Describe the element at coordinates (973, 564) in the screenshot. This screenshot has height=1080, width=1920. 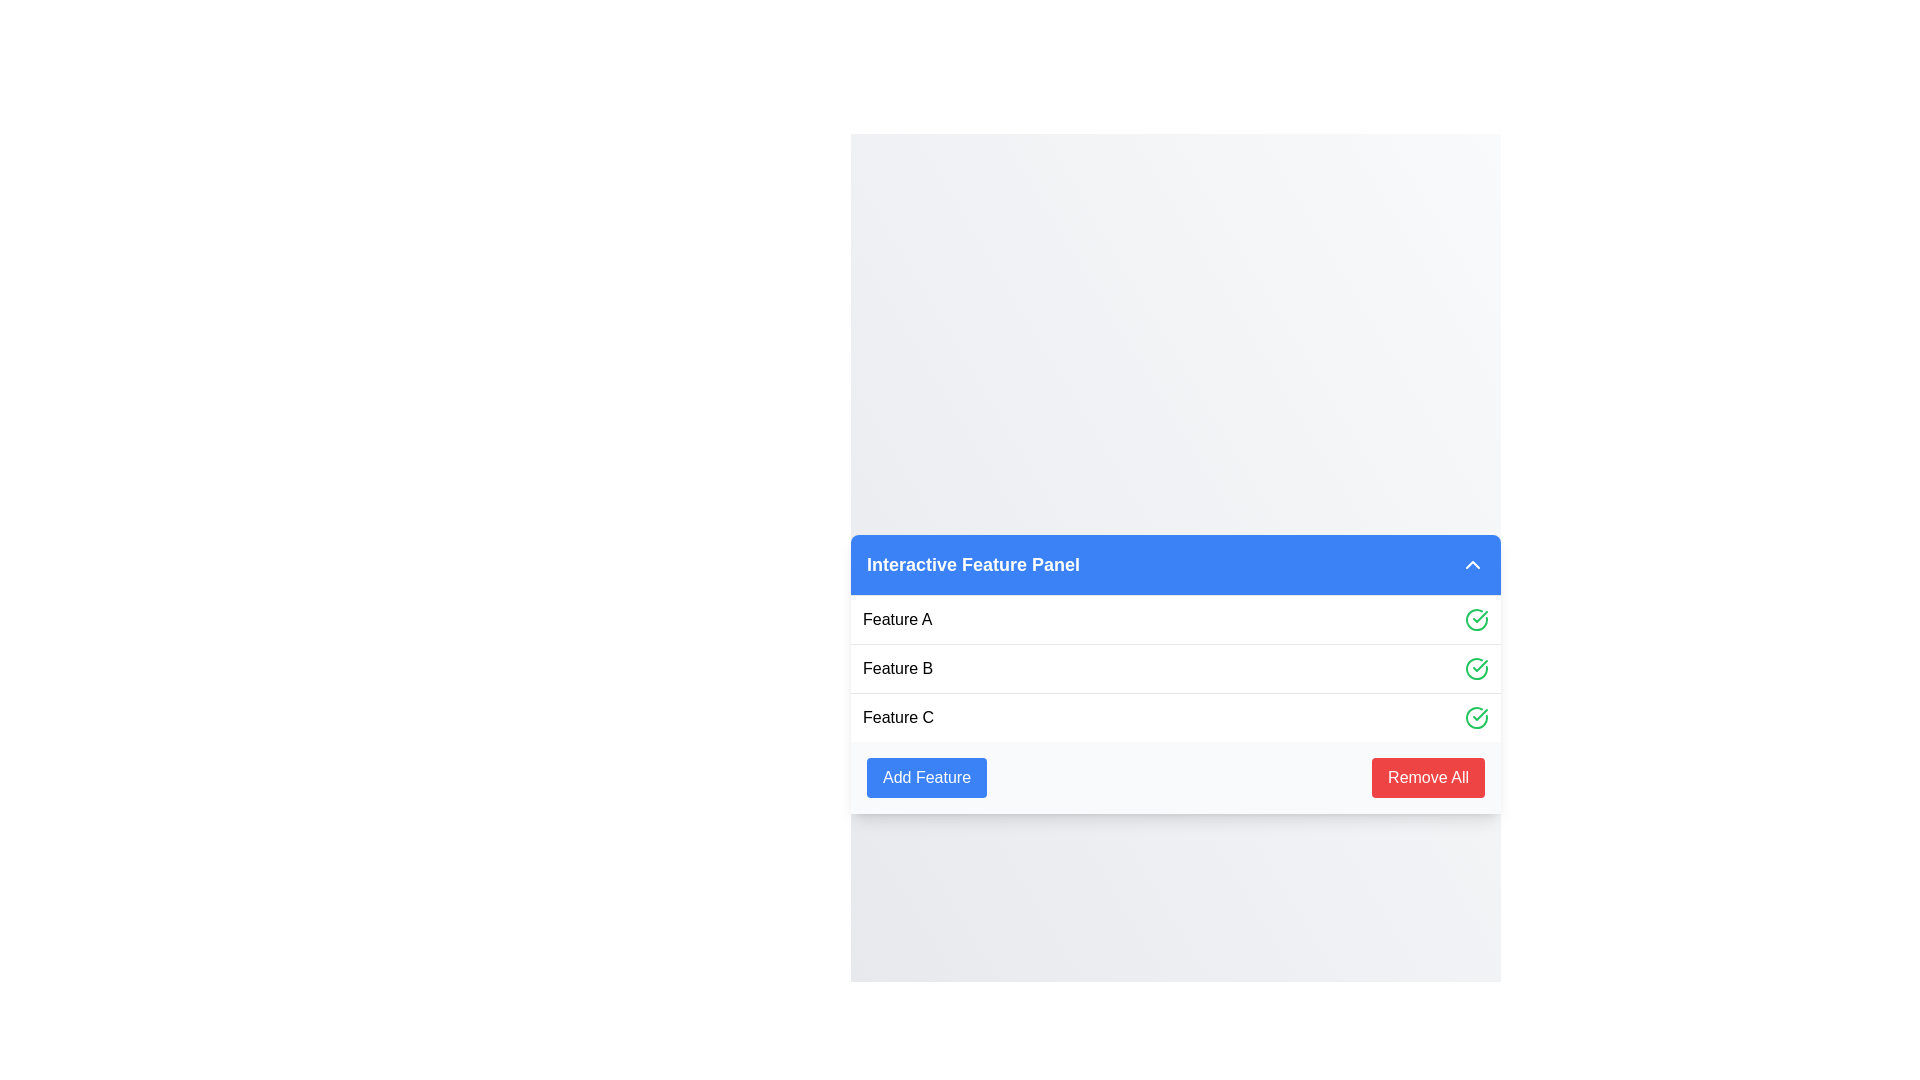
I see `text label that serves as the title or heading for the feature panel, positioned on the left side of the blue header bar` at that location.